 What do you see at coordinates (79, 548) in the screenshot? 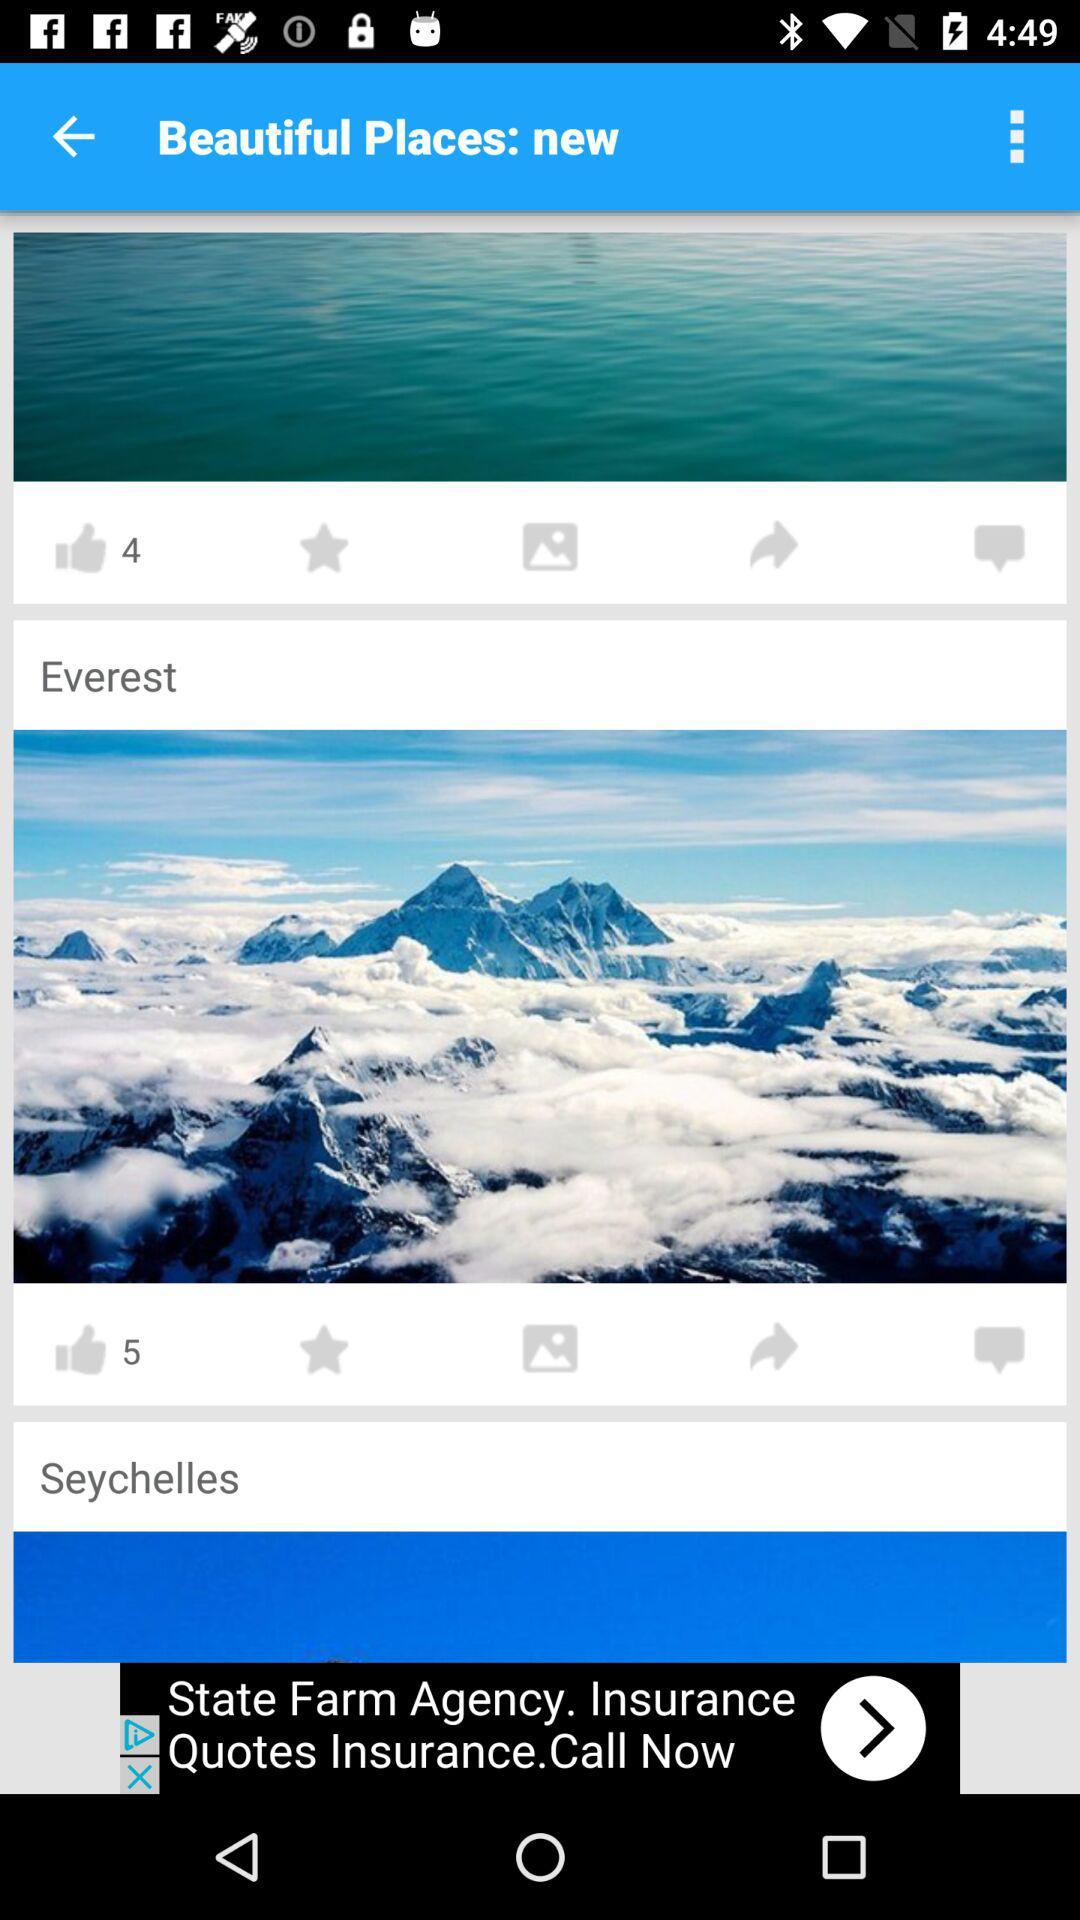
I see `like symbol` at bounding box center [79, 548].